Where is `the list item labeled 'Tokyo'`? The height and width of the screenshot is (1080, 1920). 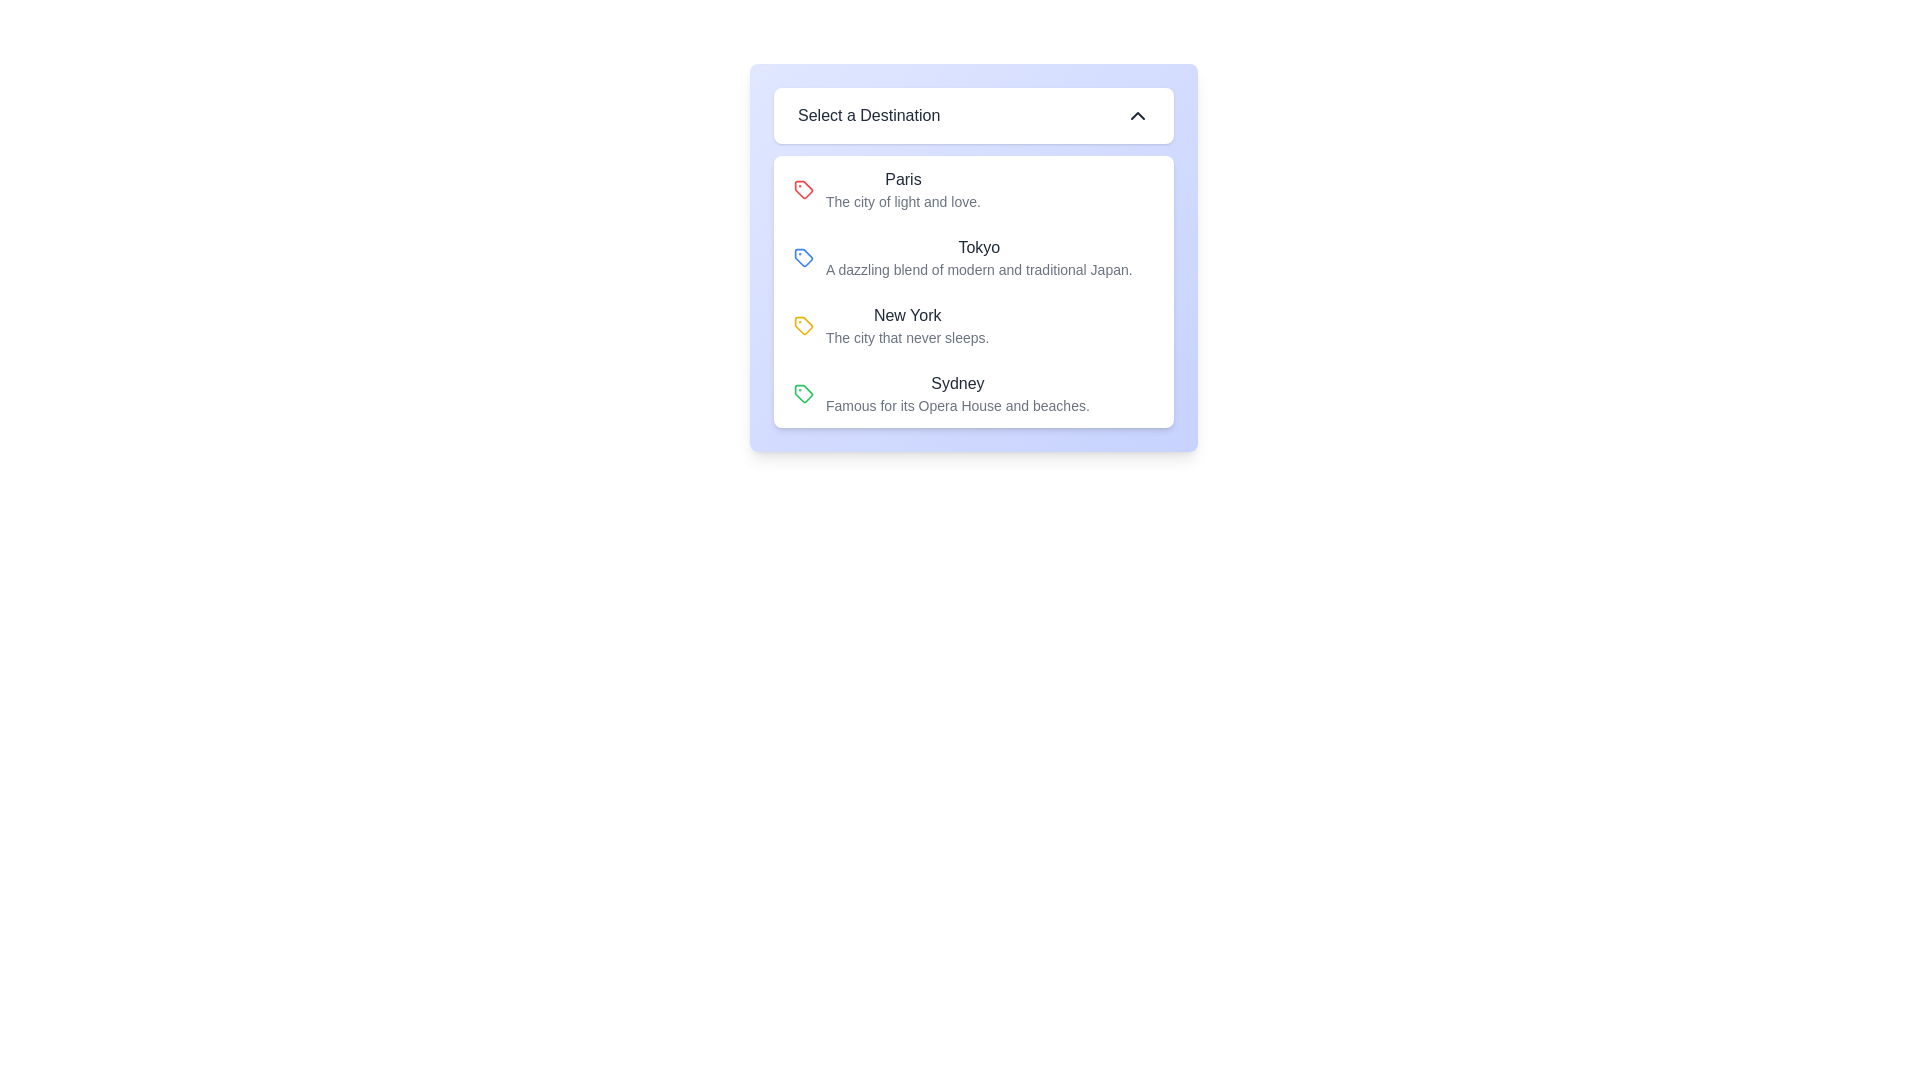 the list item labeled 'Tokyo' is located at coordinates (974, 257).